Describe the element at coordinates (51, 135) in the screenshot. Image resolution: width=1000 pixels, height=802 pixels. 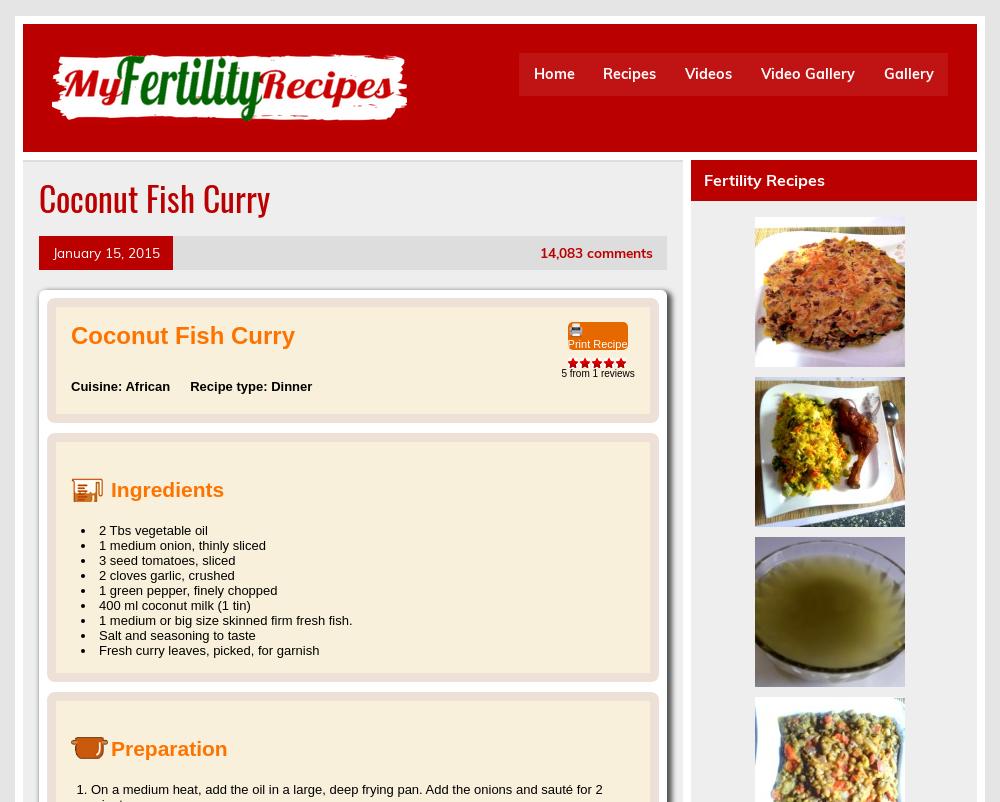
I see `'Enhancing men and women's fertility naturally with herbs and spices.'` at that location.